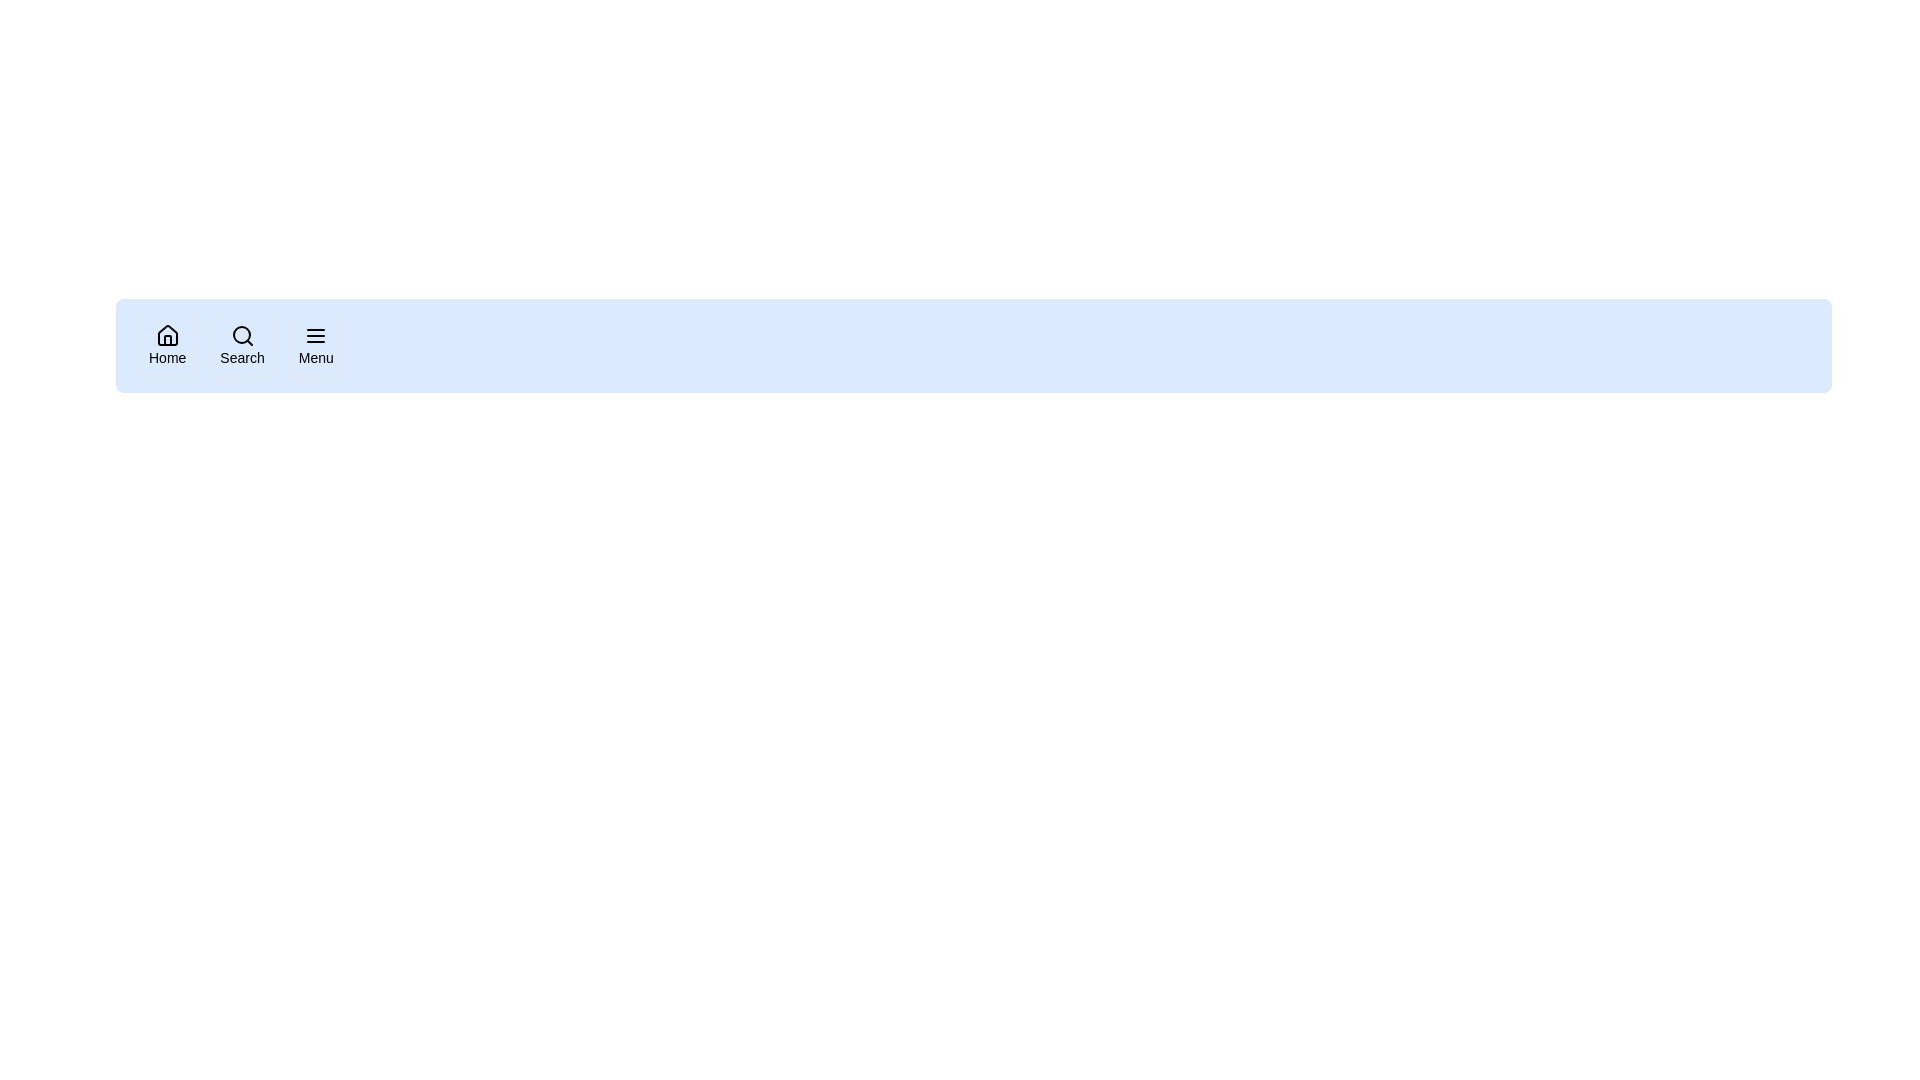  Describe the element at coordinates (167, 334) in the screenshot. I see `the house-shaped icon located within the 'Home' button in the top-left navigation menu` at that location.